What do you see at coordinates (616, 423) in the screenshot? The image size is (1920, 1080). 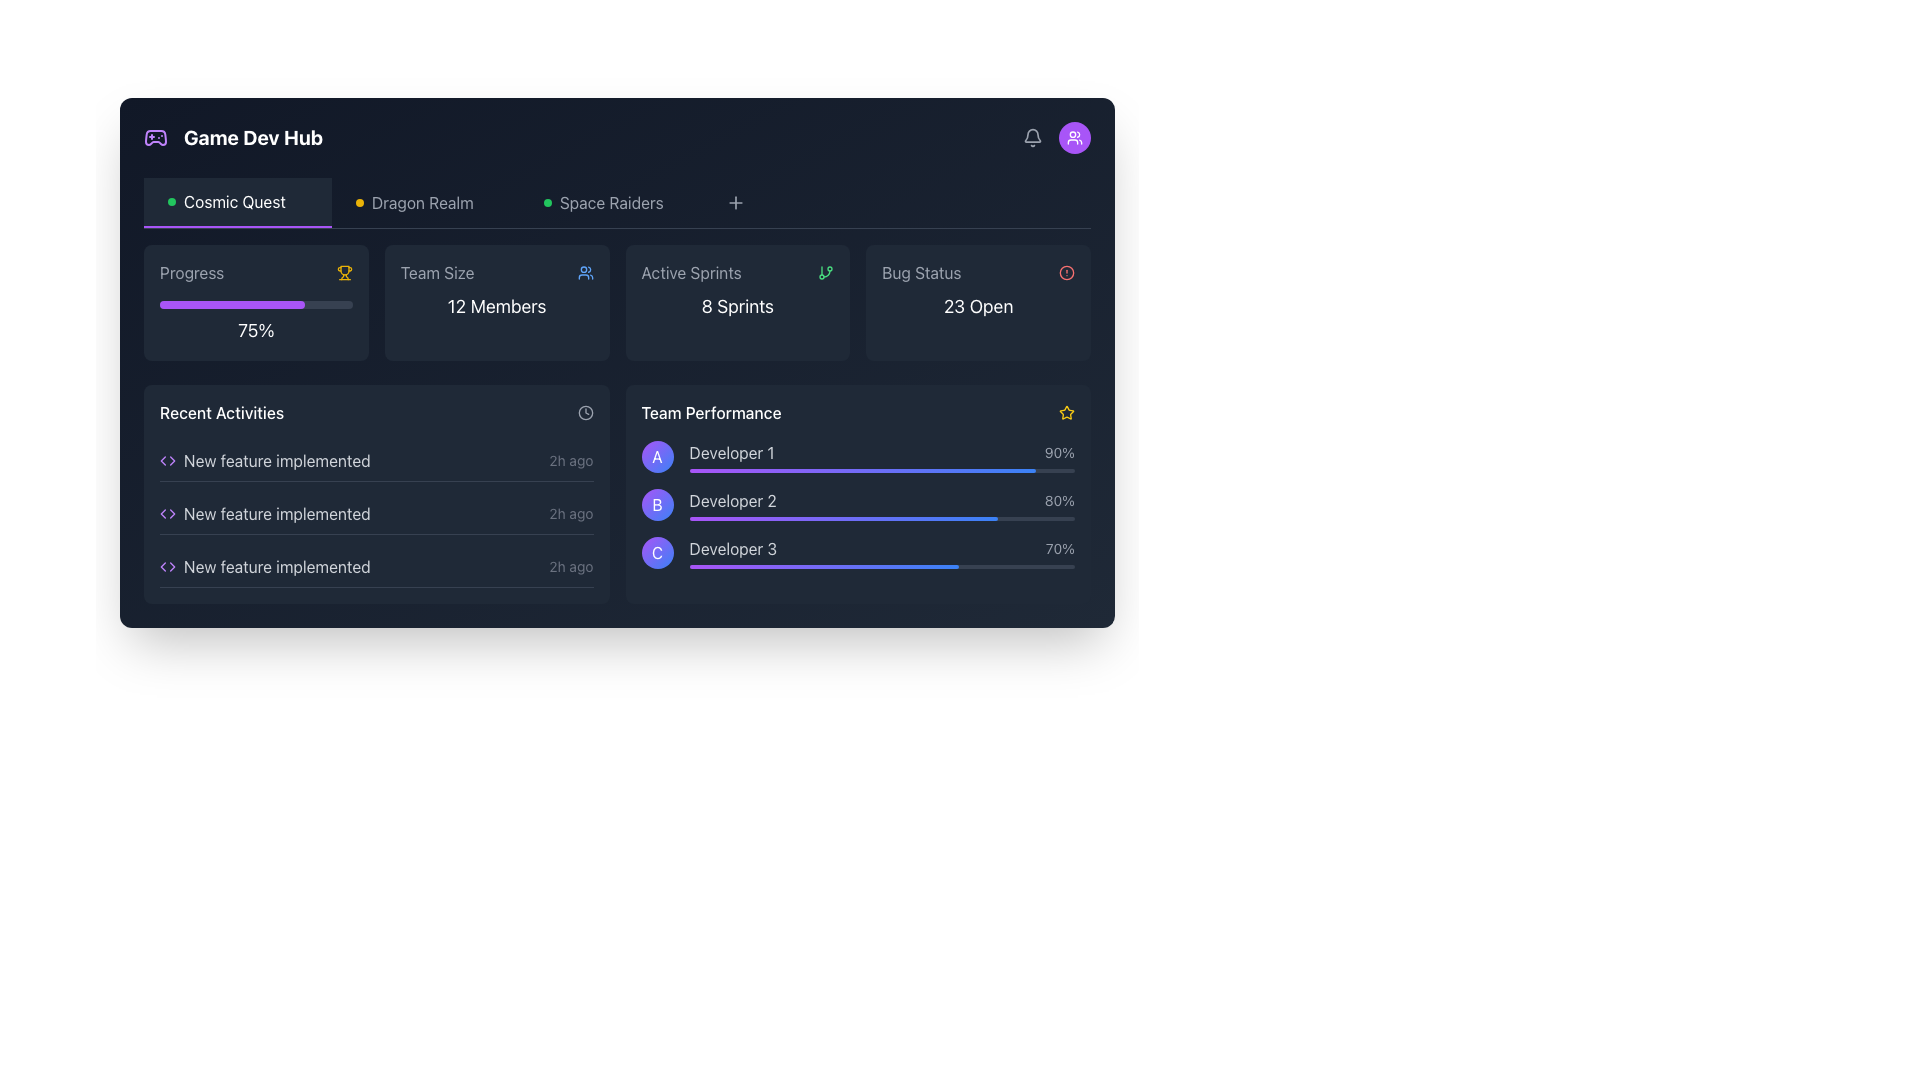 I see `the Dashboard Summary Component` at bounding box center [616, 423].